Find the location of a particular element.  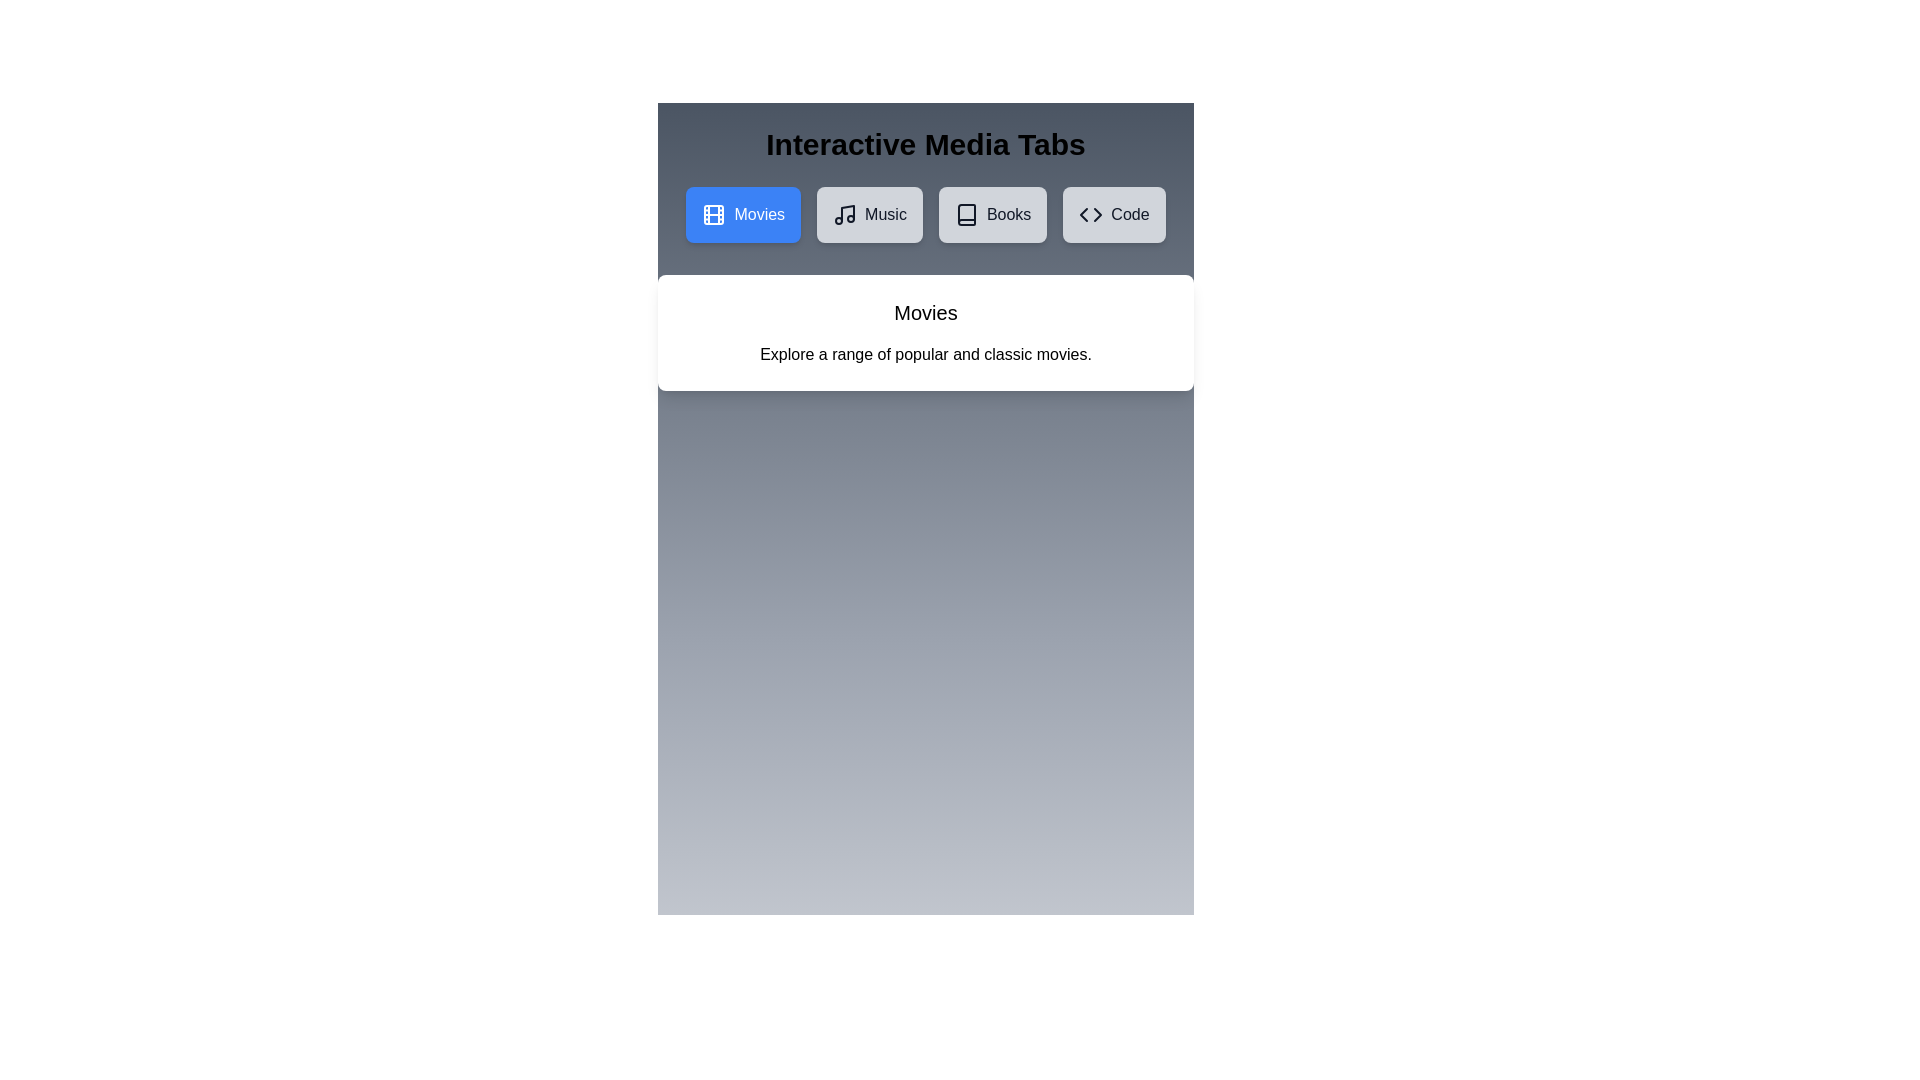

the Movies tab by clicking the respective tab button is located at coordinates (742, 215).